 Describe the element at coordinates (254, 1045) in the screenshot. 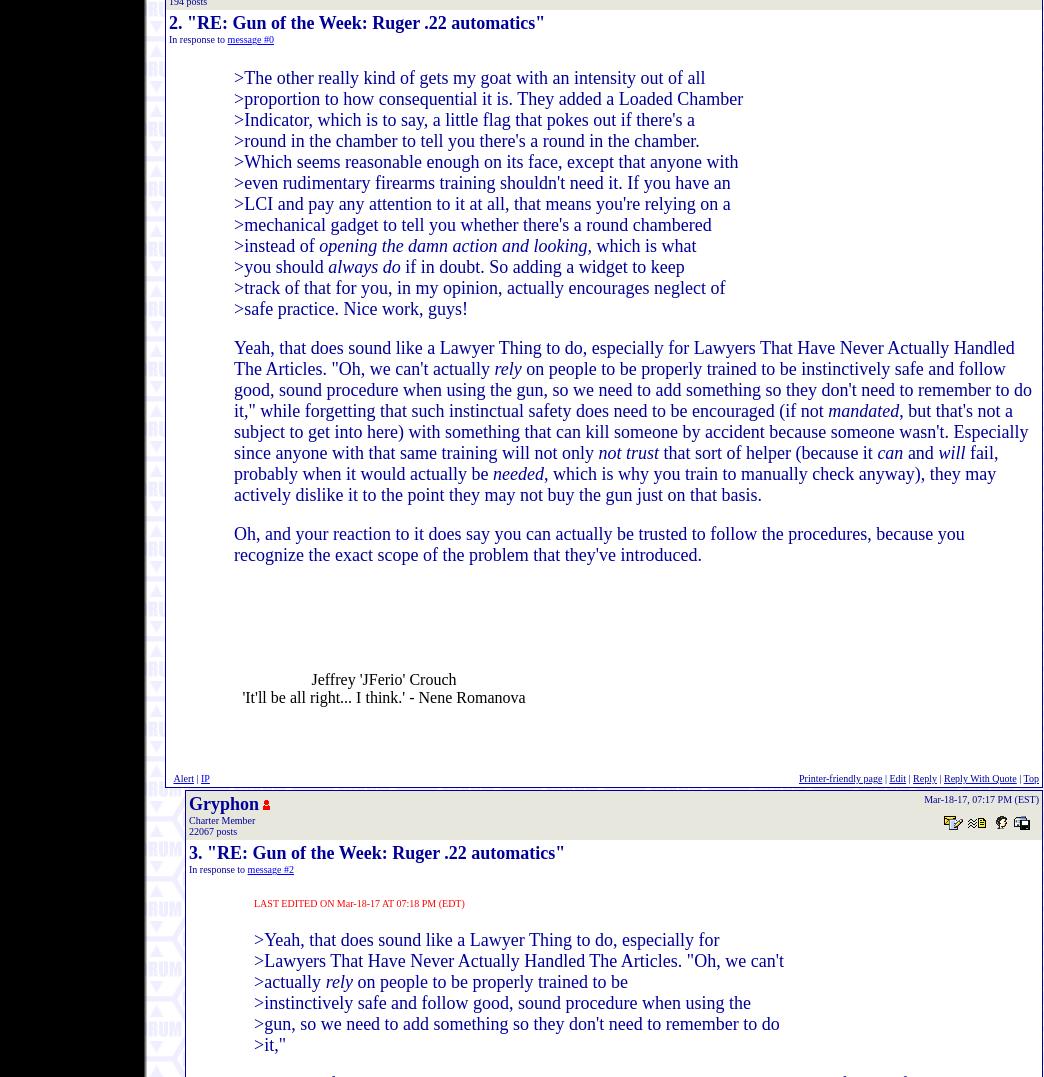

I see `'>it,"'` at that location.